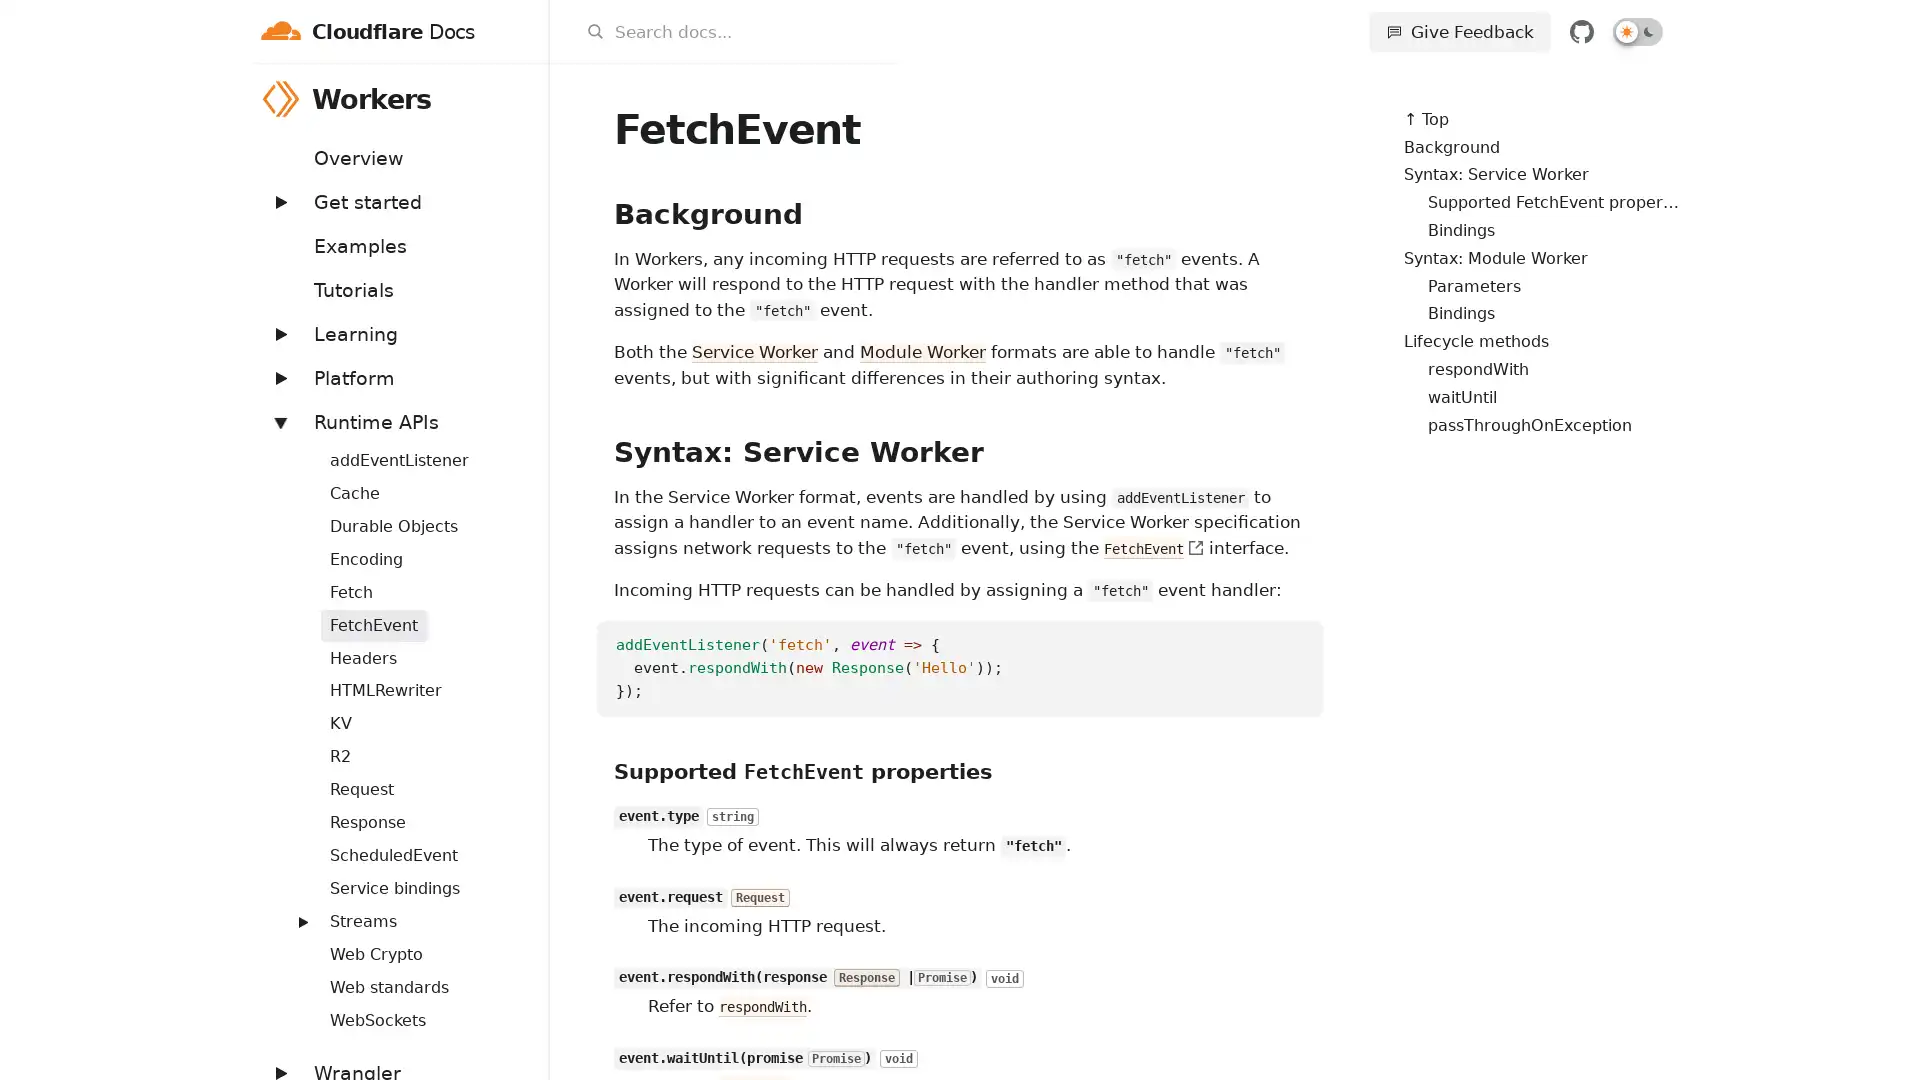 This screenshot has width=1920, height=1080. I want to click on Give Feedback, so click(1459, 31).